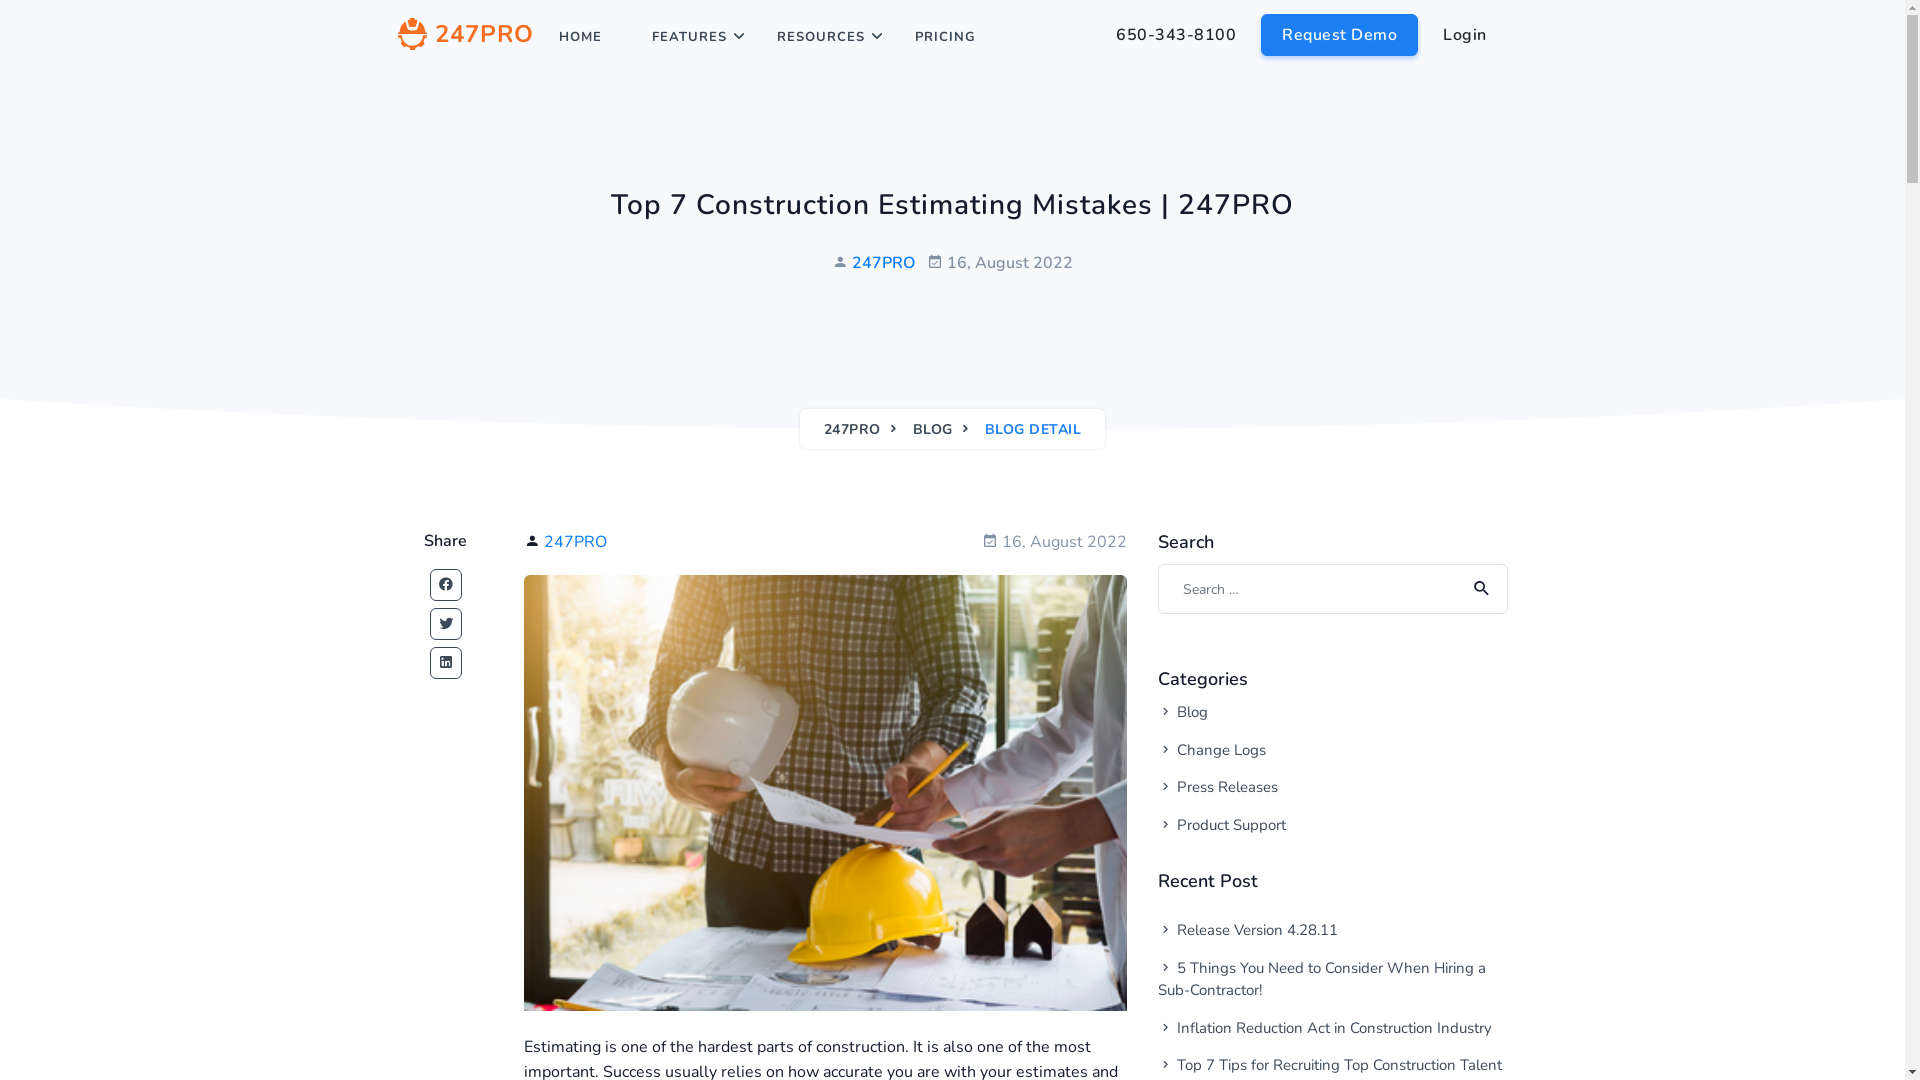 This screenshot has width=1920, height=1080. I want to click on 'Click to share on Facebook', so click(429, 585).